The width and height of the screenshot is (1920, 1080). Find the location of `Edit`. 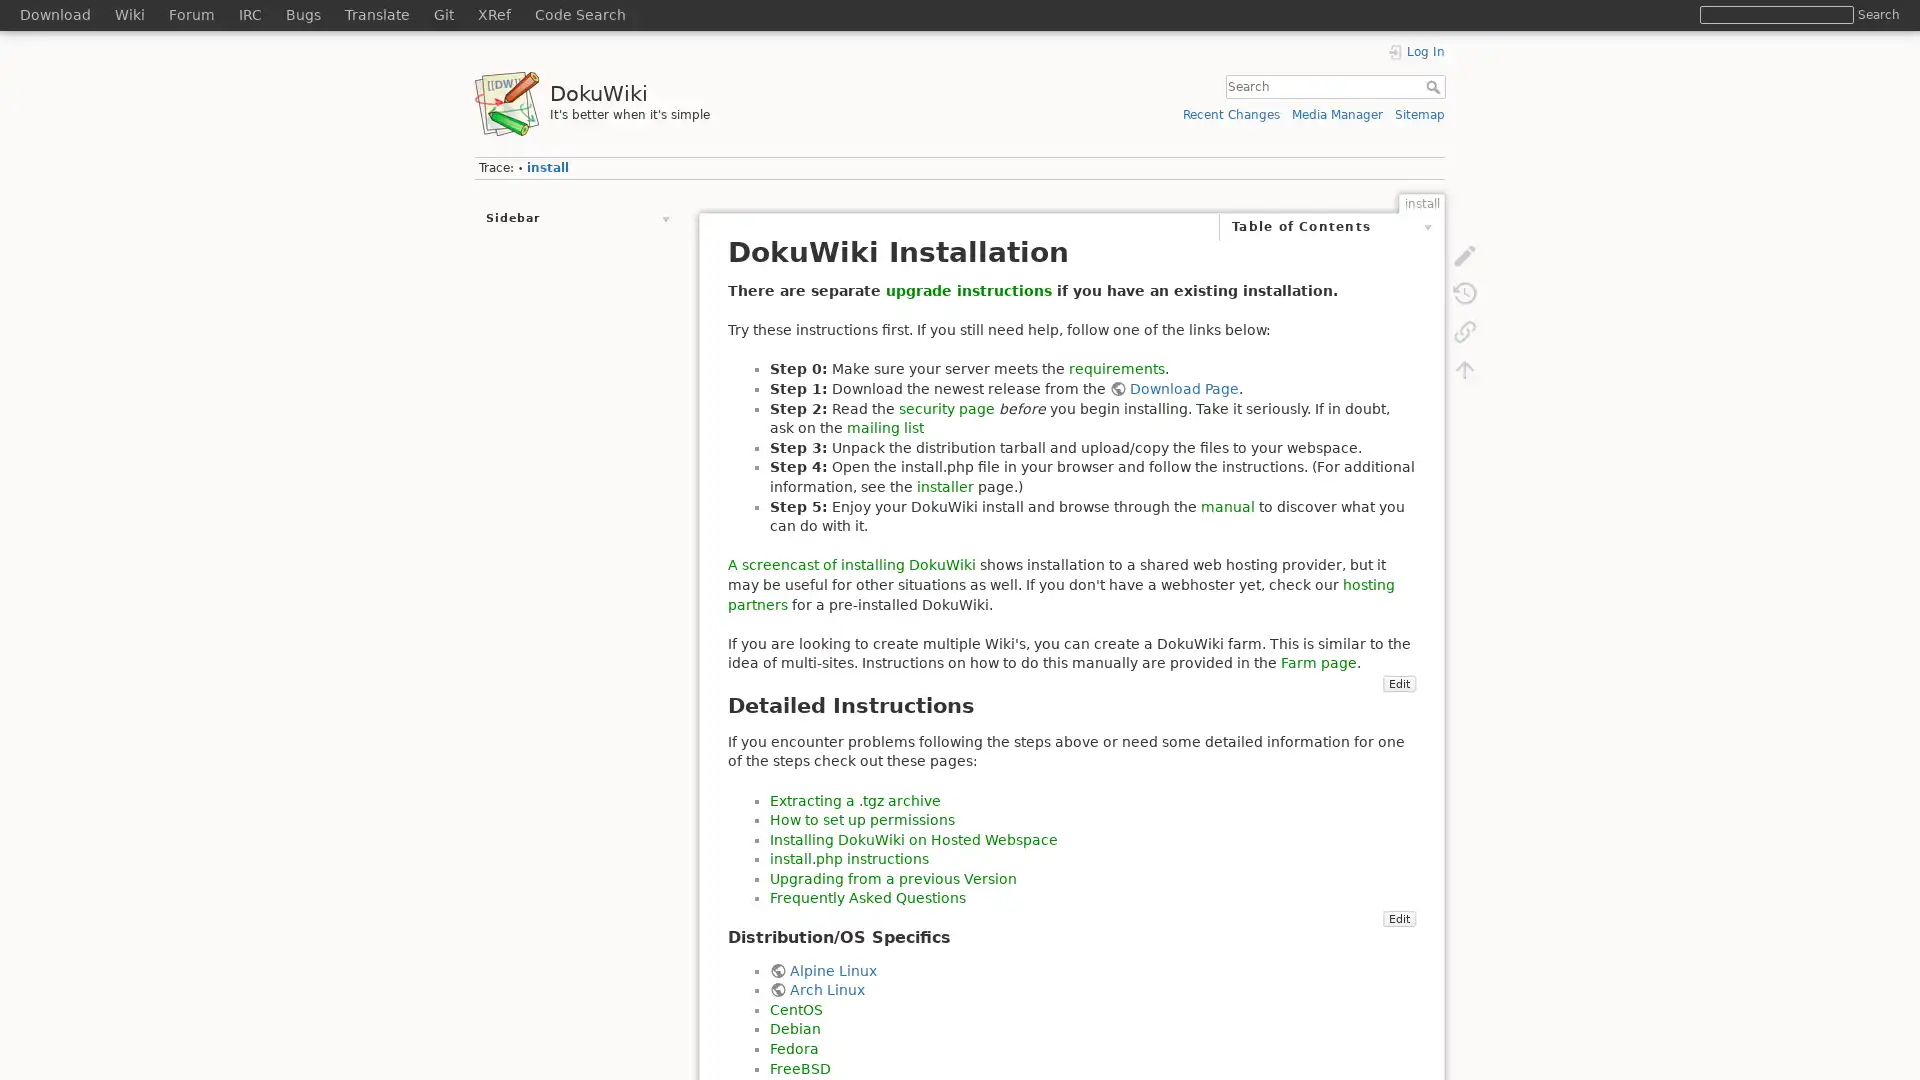

Edit is located at coordinates (1397, 741).